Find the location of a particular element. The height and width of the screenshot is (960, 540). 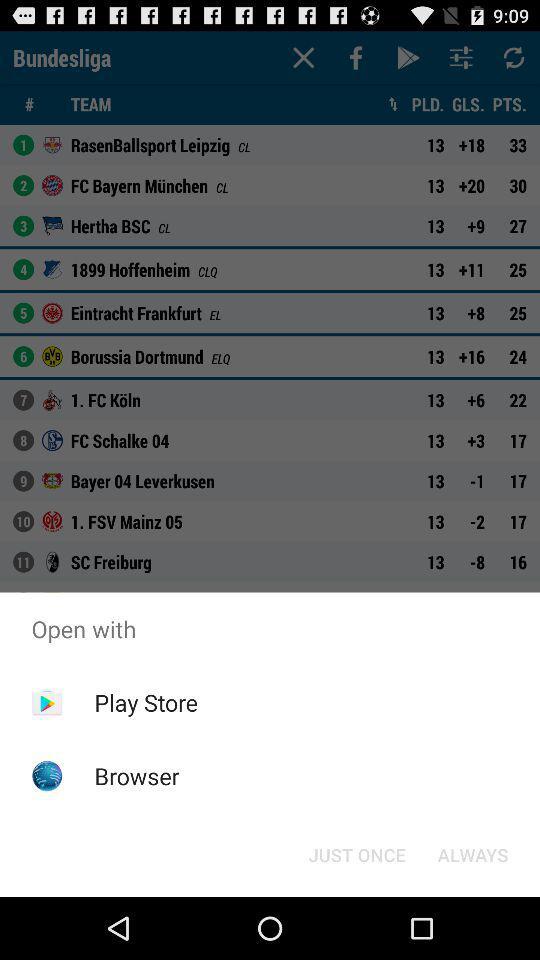

the just once button is located at coordinates (356, 853).